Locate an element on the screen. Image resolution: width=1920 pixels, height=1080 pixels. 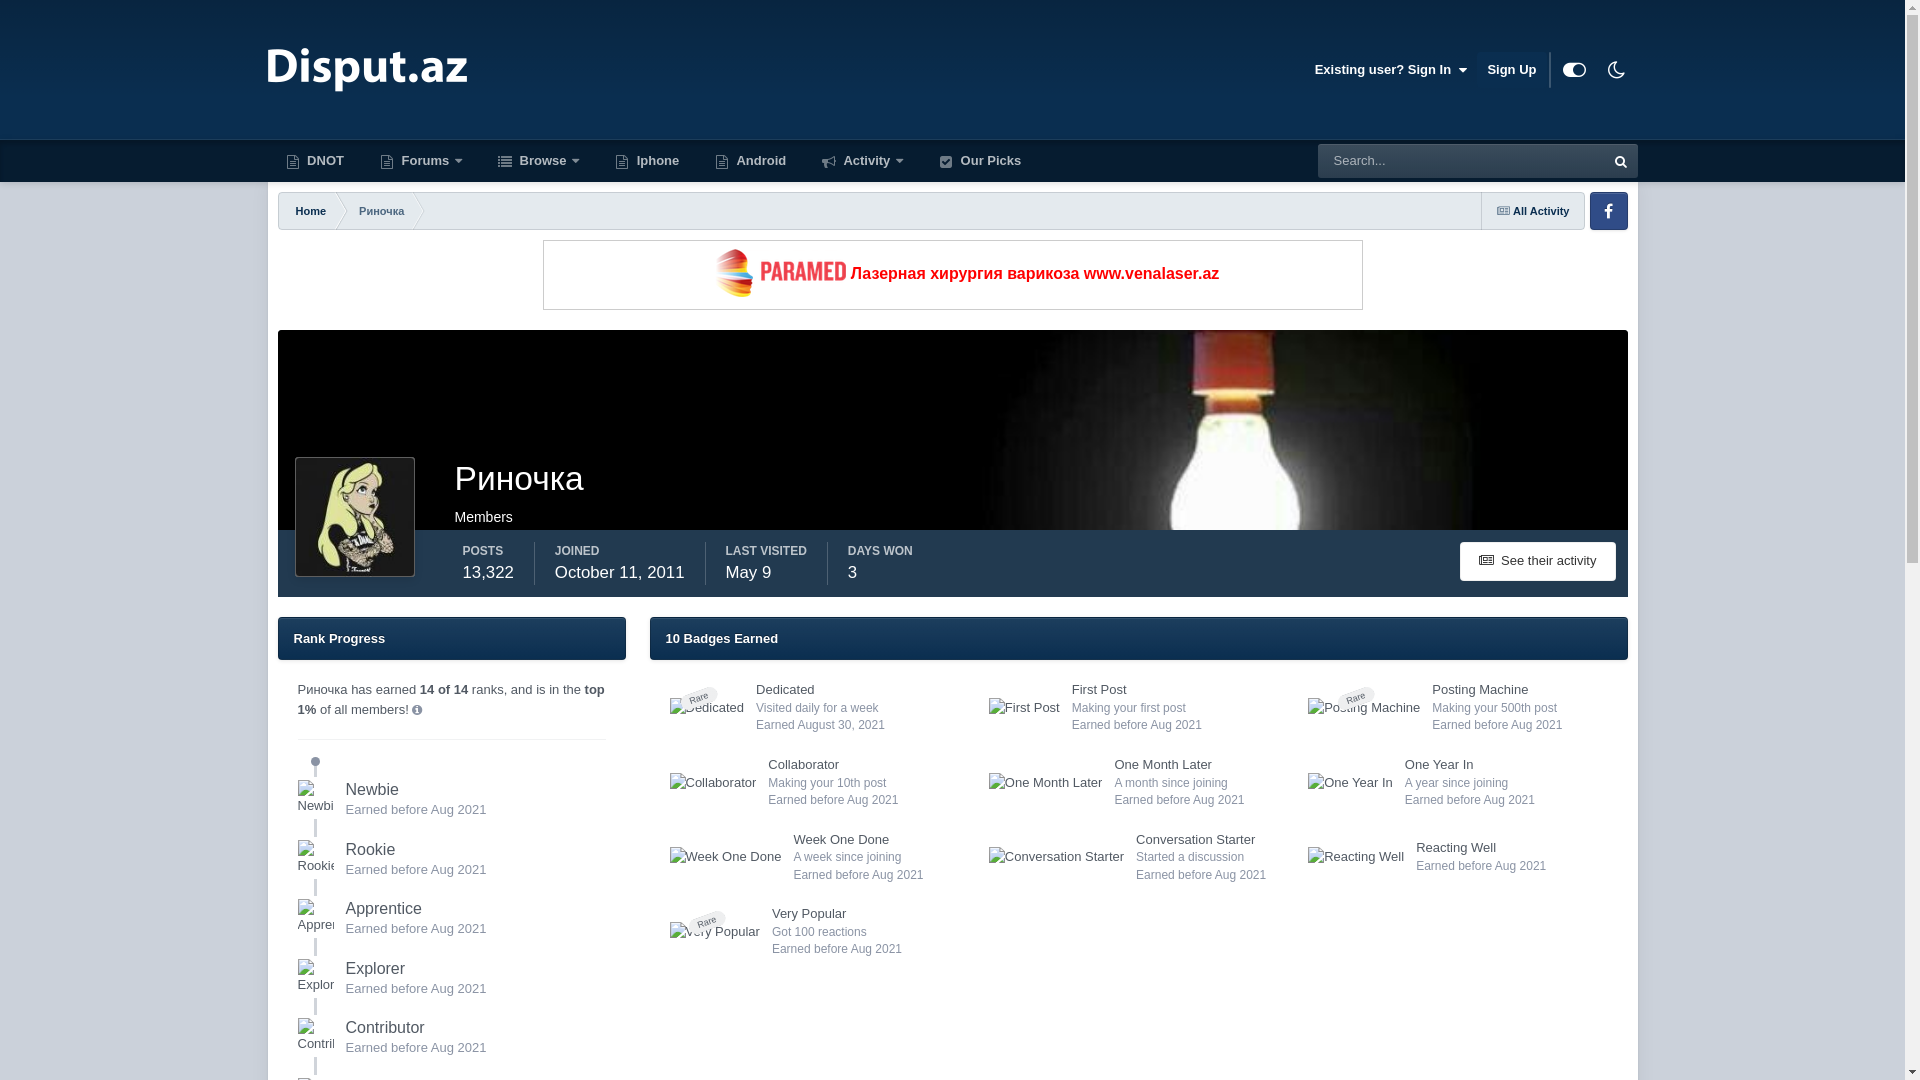
'Sign Up' is located at coordinates (1511, 68).